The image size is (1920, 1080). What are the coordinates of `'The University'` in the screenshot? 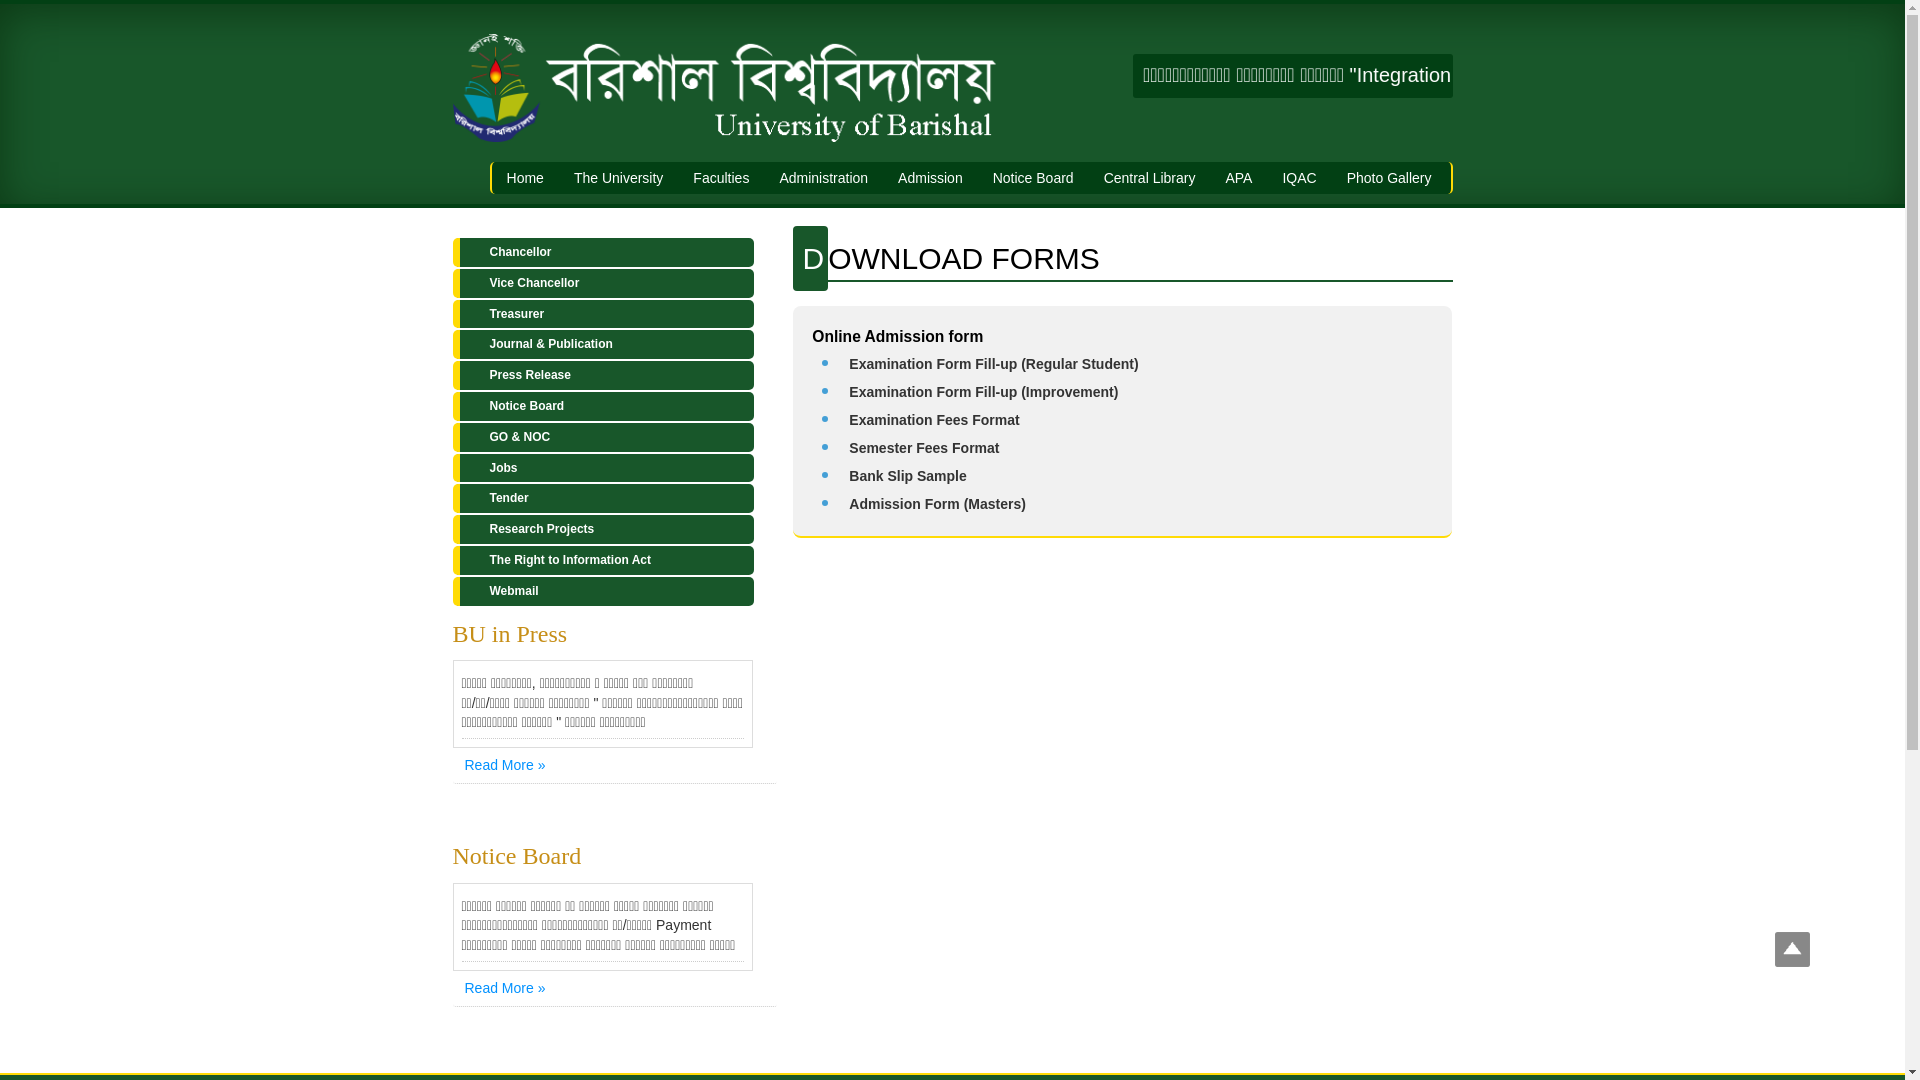 It's located at (617, 176).